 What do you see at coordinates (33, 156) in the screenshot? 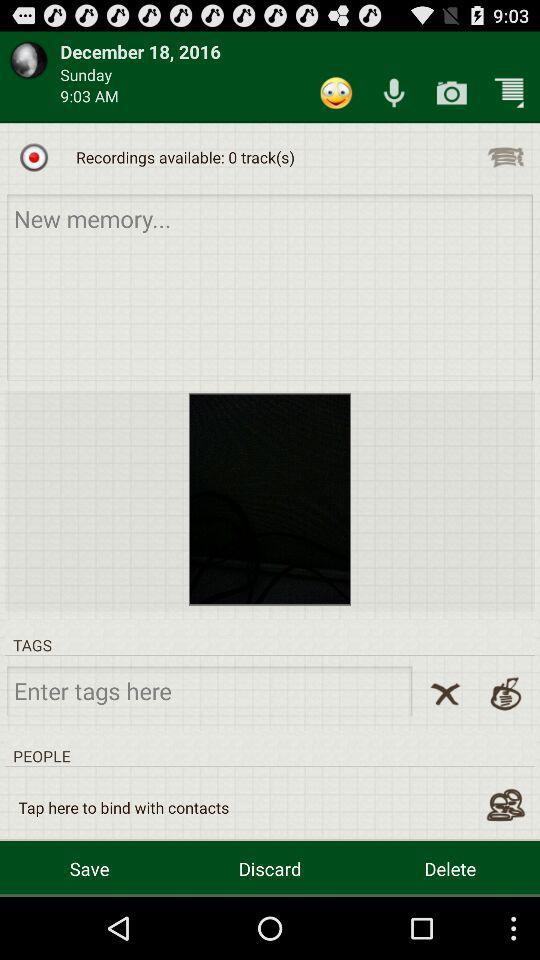
I see `the button which is left side of the recordings available0 trackss` at bounding box center [33, 156].